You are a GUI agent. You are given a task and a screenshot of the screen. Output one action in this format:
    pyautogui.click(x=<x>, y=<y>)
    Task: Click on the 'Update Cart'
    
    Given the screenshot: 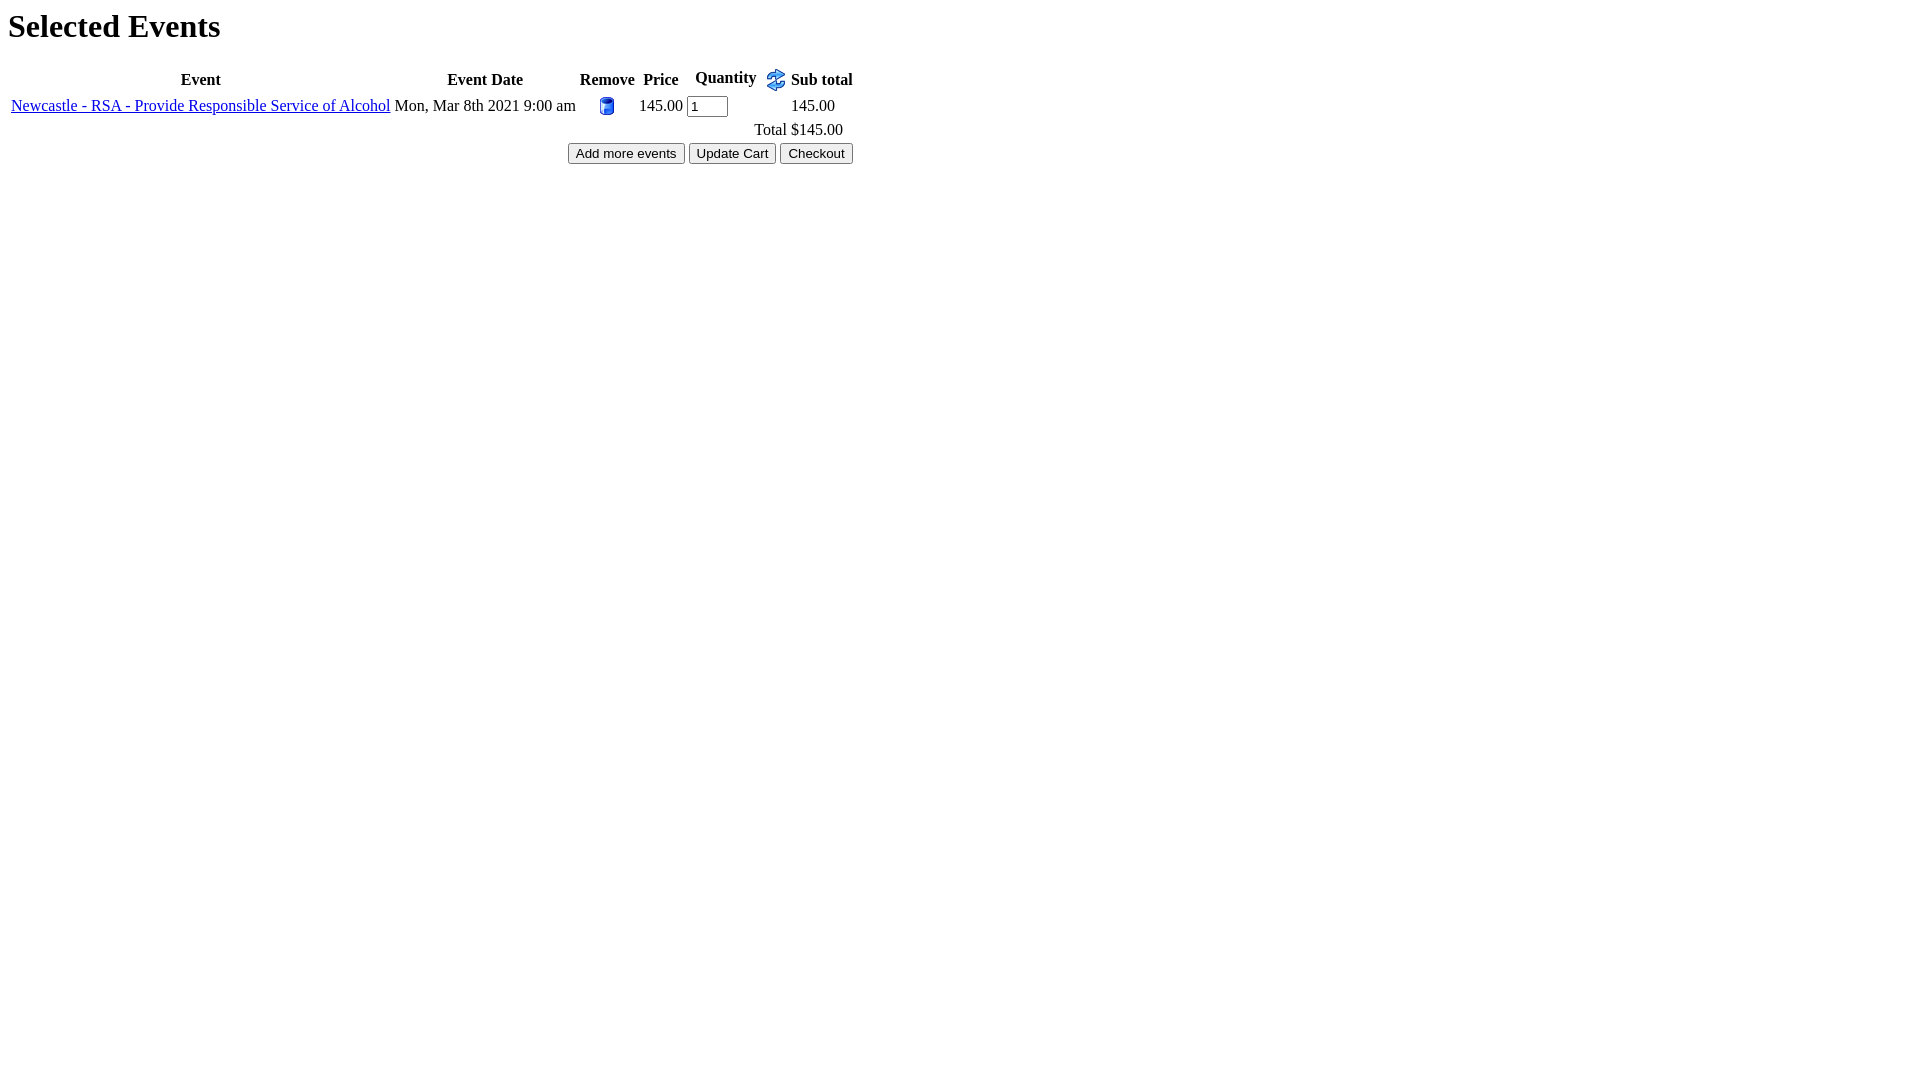 What is the action you would take?
    pyautogui.click(x=732, y=152)
    